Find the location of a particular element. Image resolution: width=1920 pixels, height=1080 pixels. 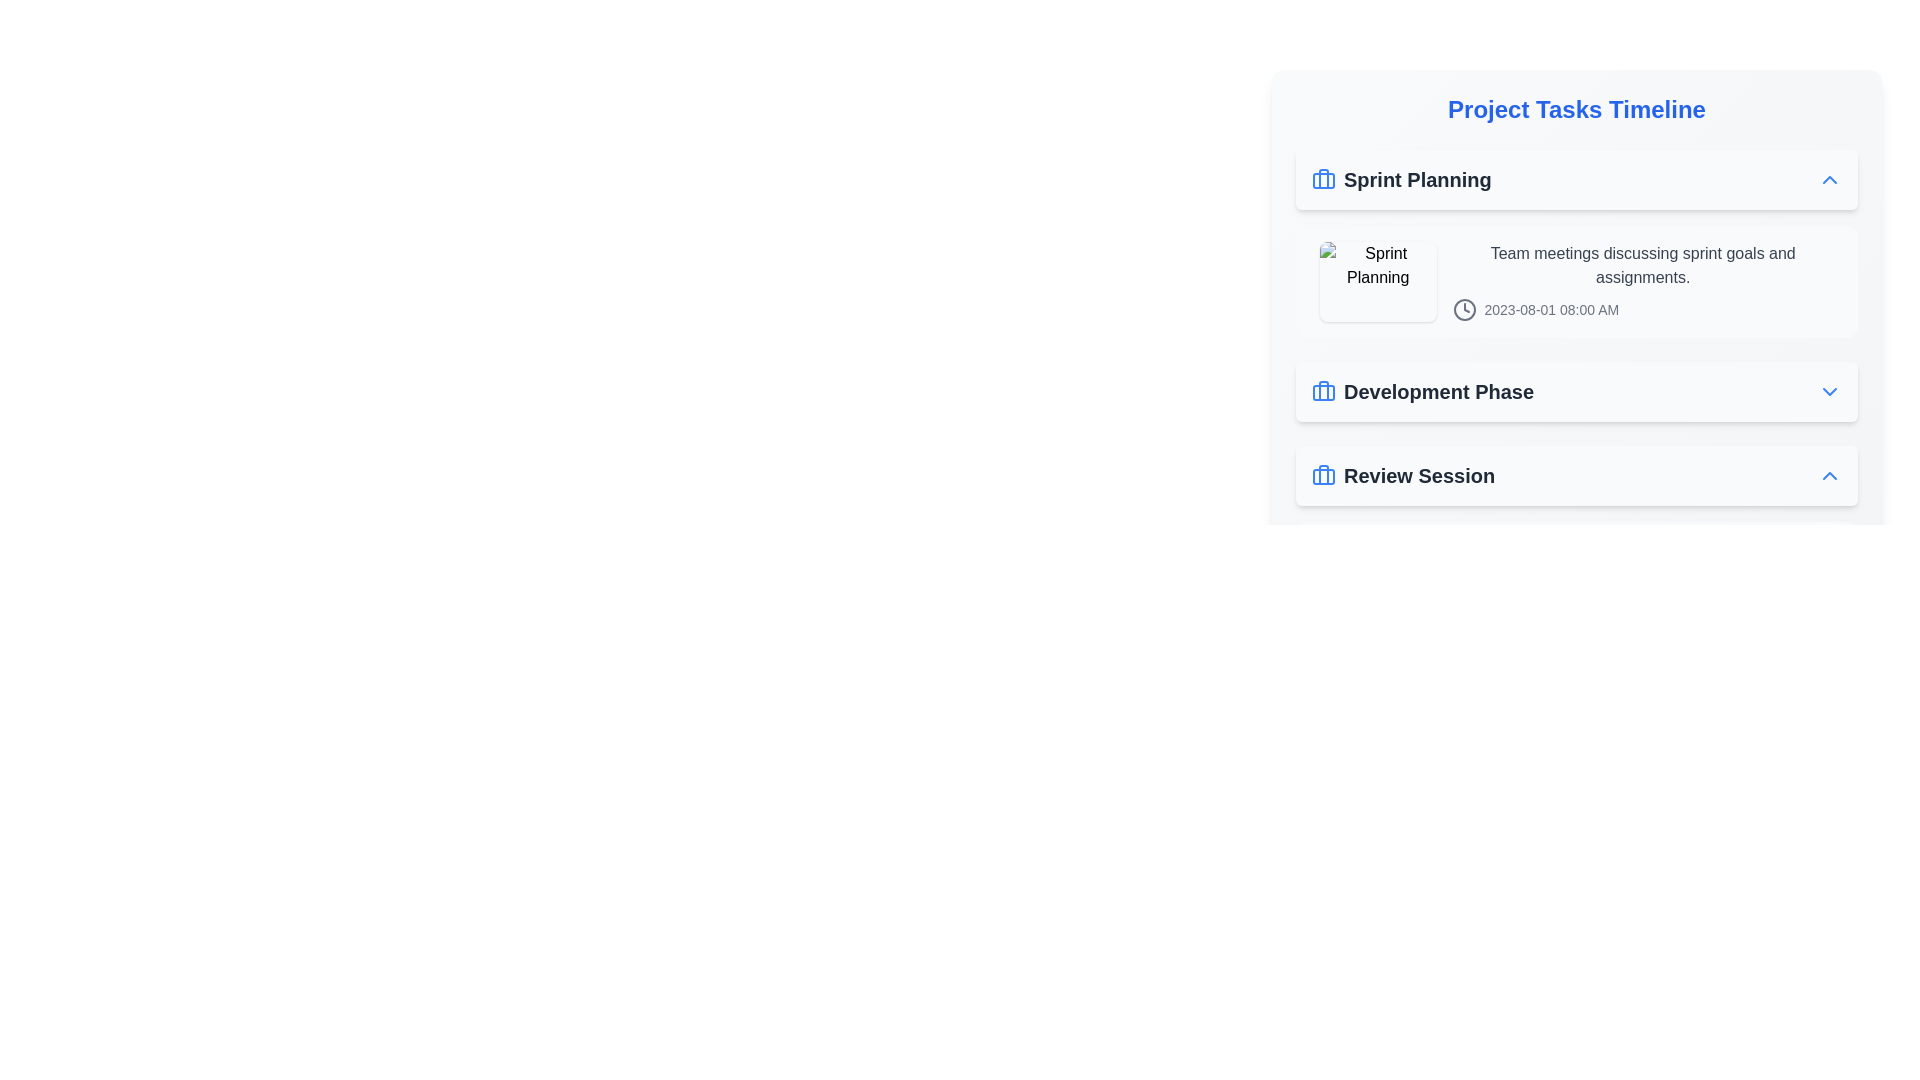

the image with 'alt' text 'Sprint Planning', which has rounded corners and a shadow effect, located at the top-left corner of the Sprint Planning section is located at coordinates (1377, 281).